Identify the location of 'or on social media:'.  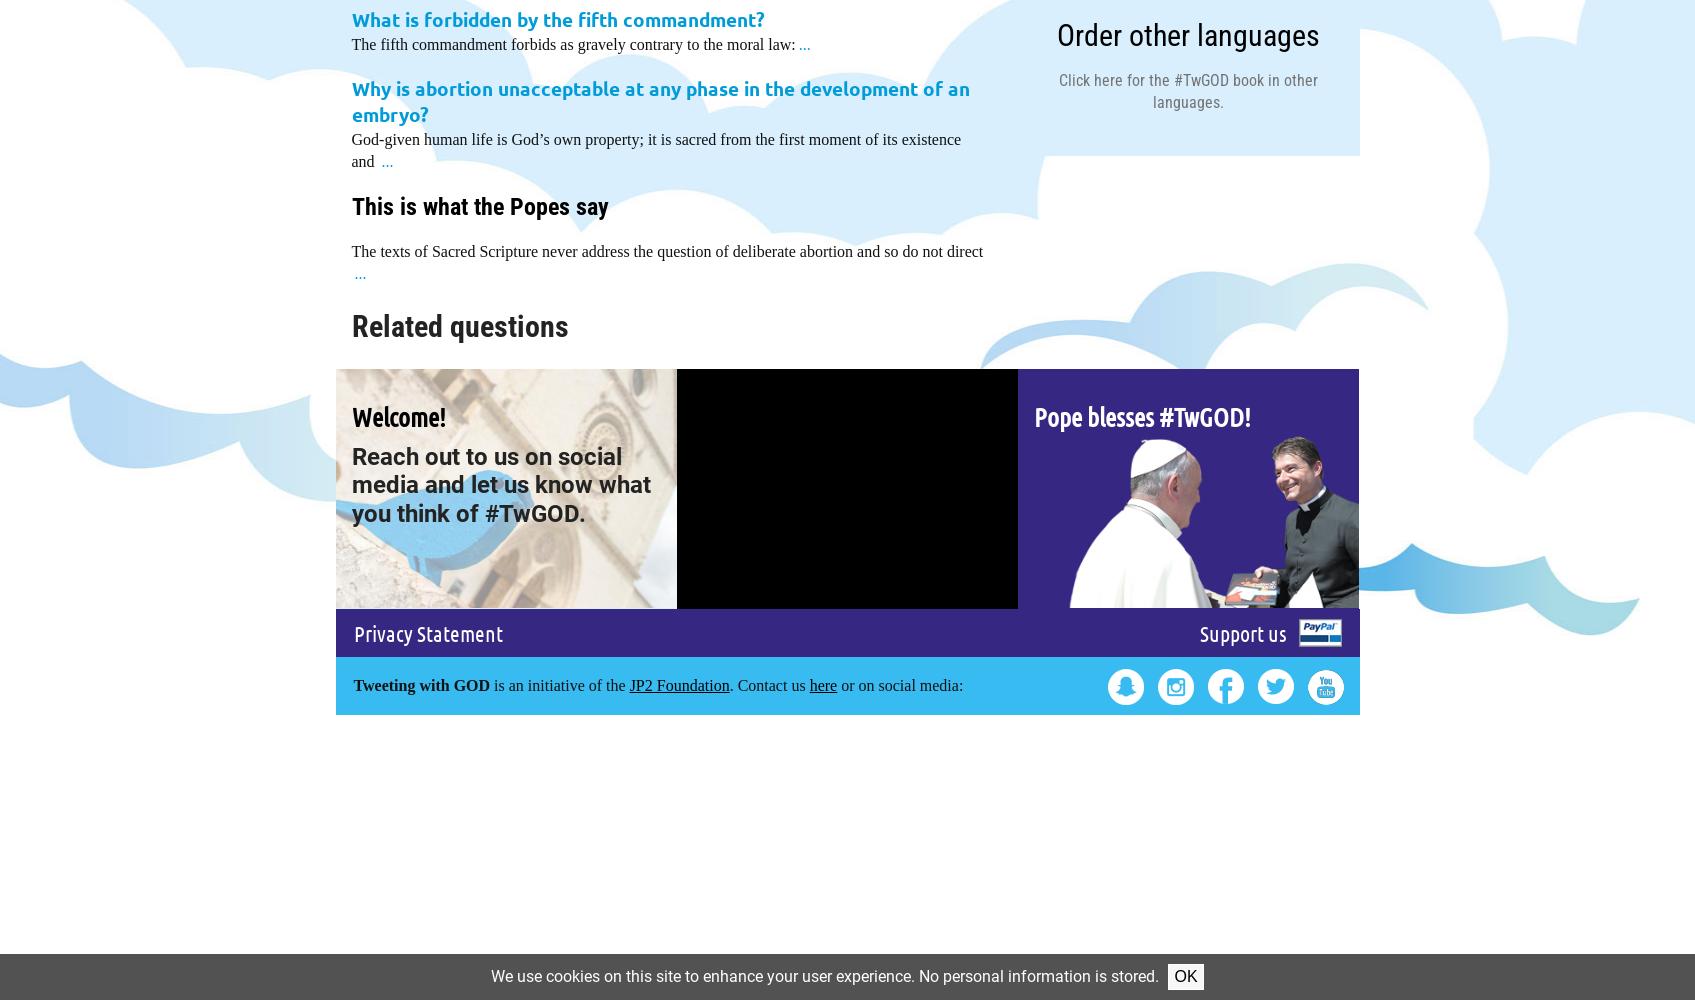
(899, 684).